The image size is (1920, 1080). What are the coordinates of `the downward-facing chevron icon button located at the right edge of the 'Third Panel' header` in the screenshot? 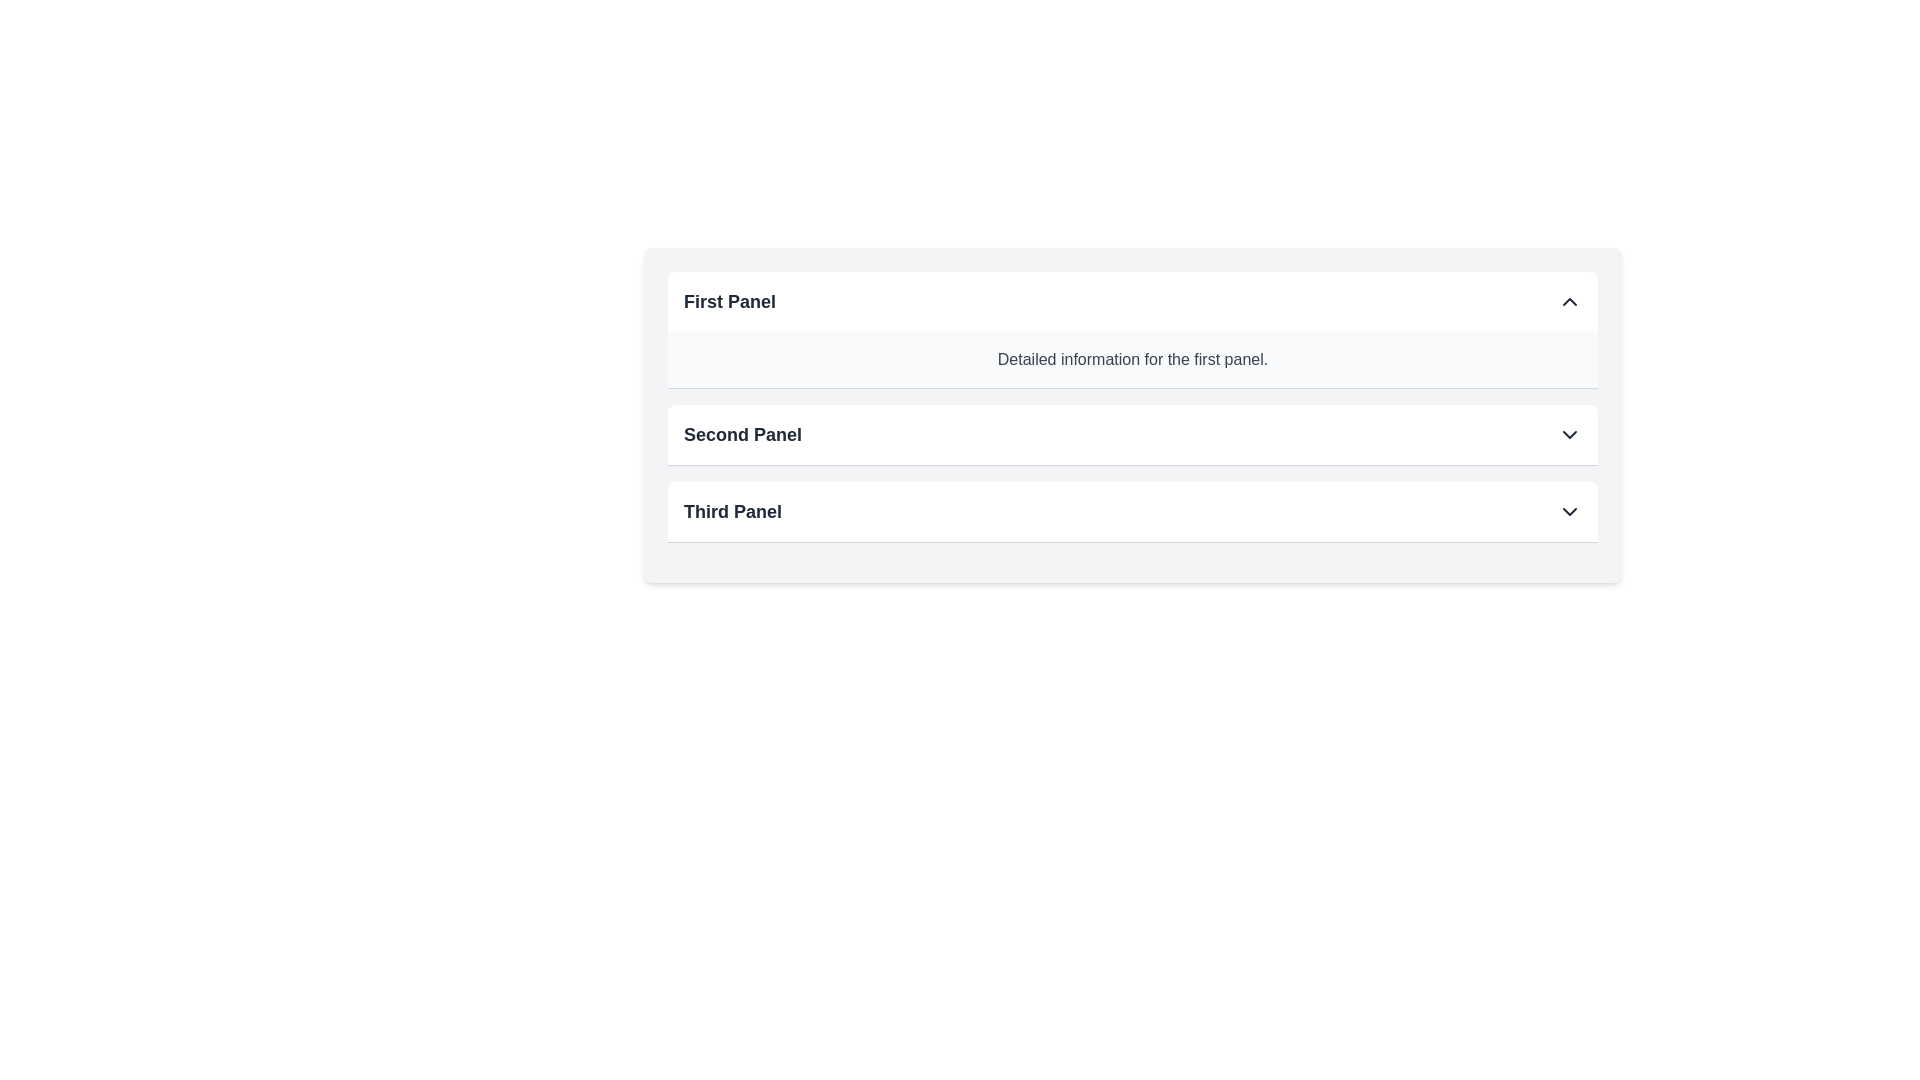 It's located at (1568, 511).